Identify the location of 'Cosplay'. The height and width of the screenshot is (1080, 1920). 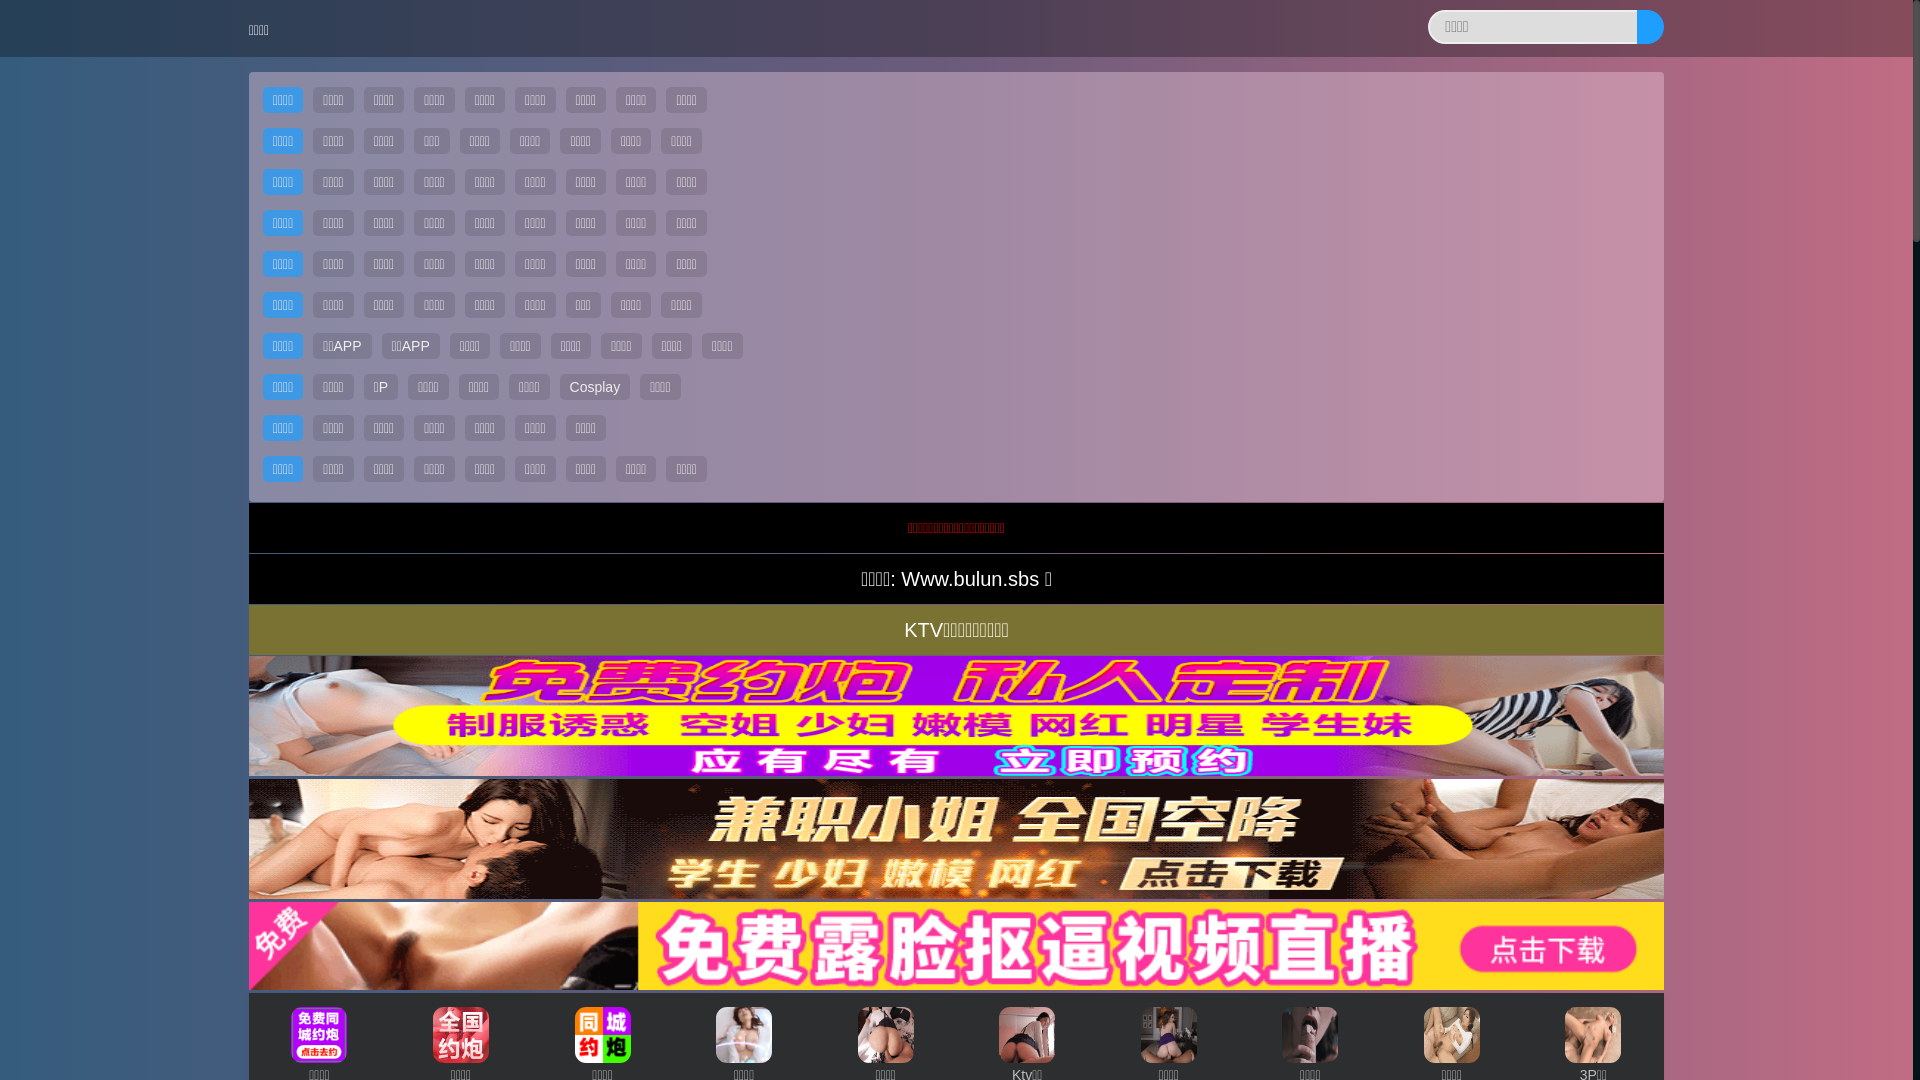
(594, 386).